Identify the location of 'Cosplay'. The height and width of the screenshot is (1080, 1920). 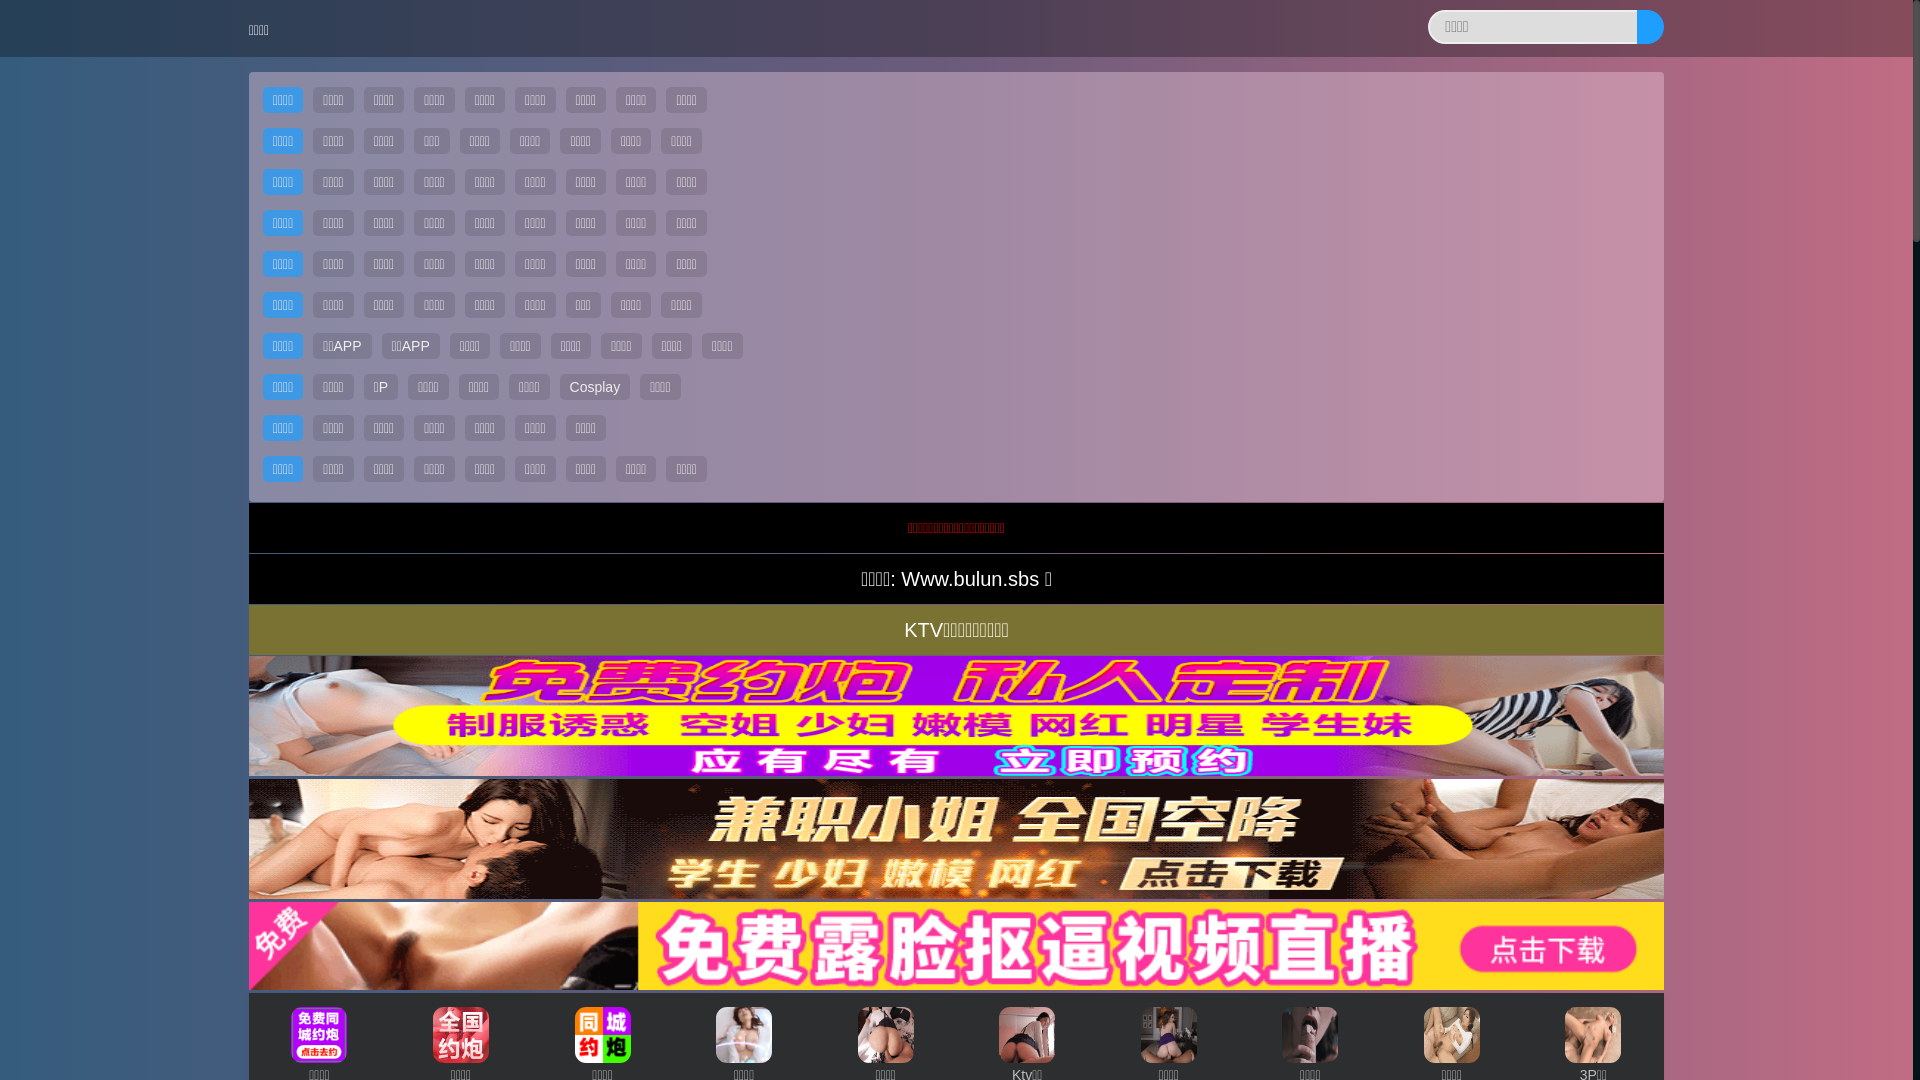
(594, 386).